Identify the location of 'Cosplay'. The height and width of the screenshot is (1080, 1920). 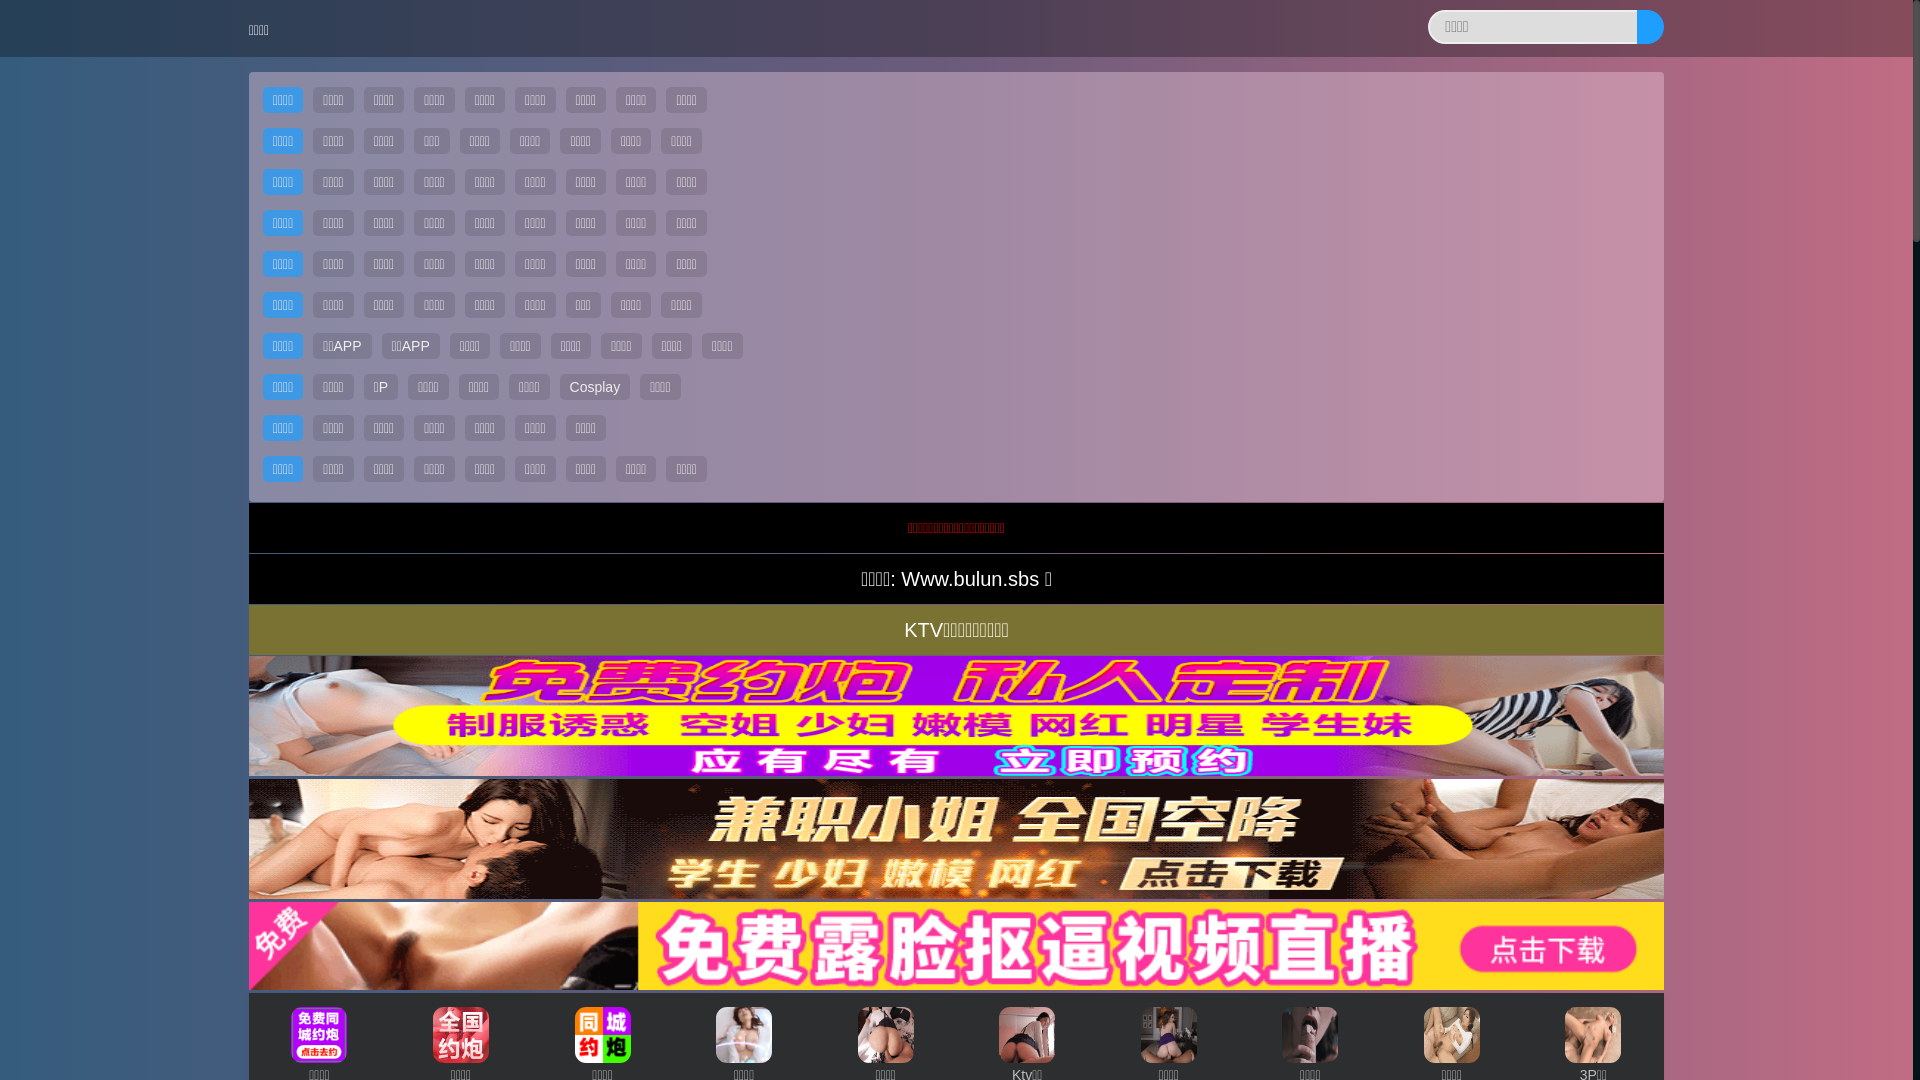
(594, 386).